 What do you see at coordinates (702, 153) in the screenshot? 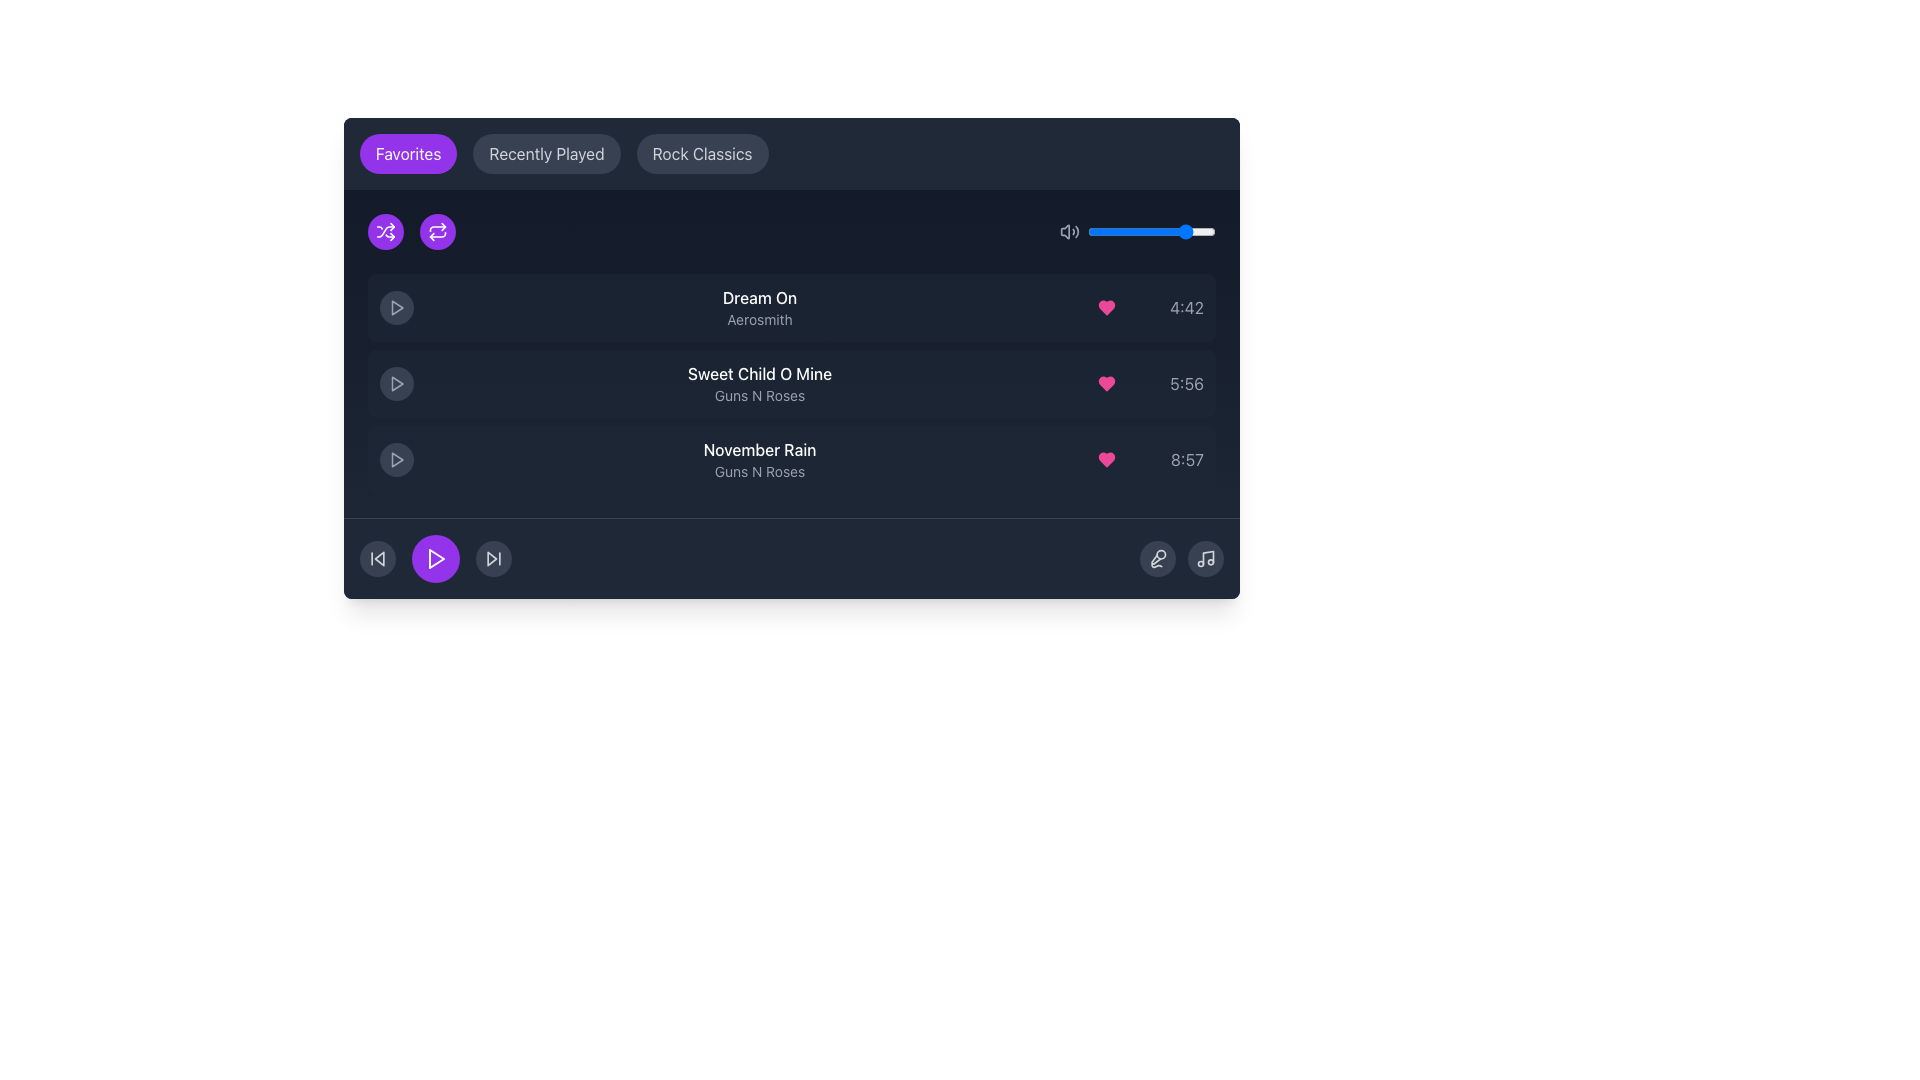
I see `the 'Rock Classics' pill-shaped button with a dark gray background to observe its hover effect` at bounding box center [702, 153].